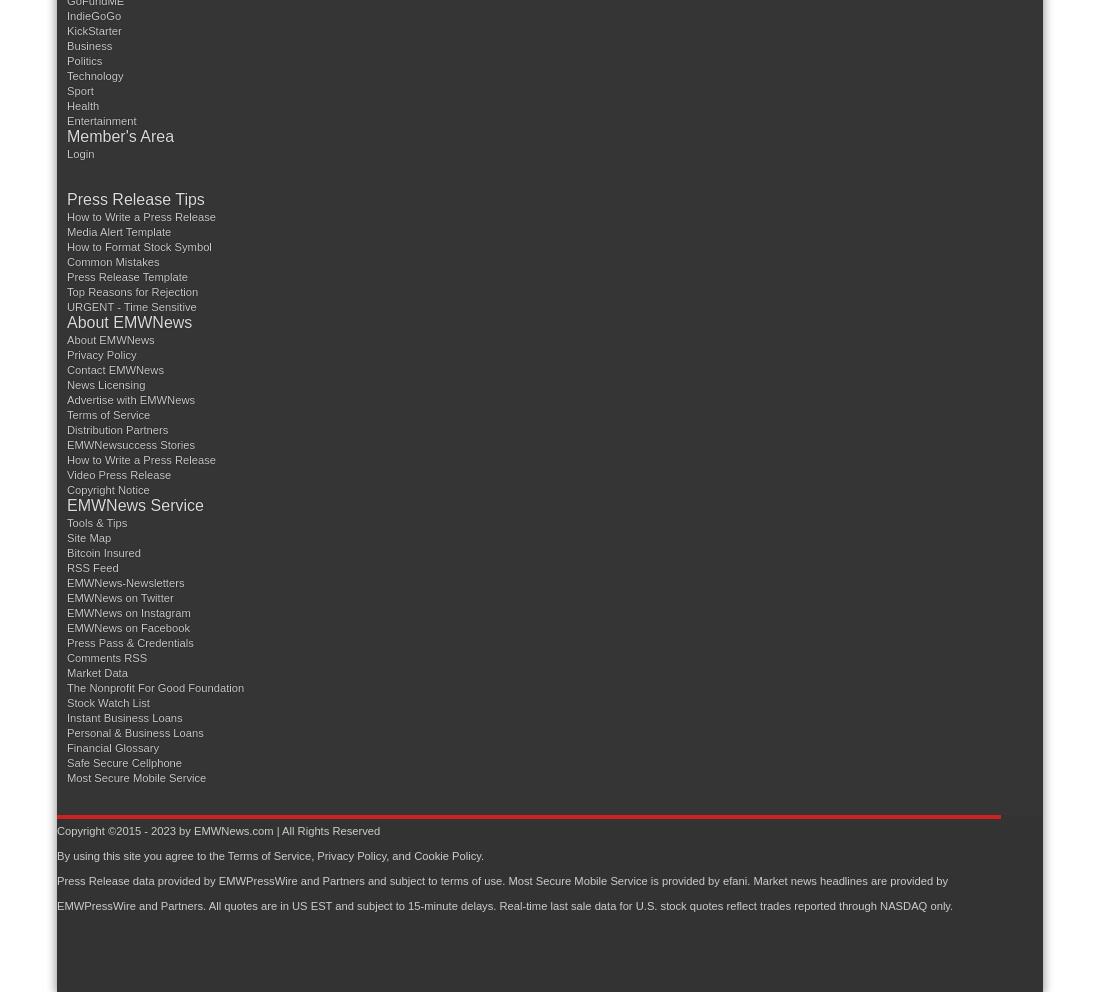  What do you see at coordinates (281, 880) in the screenshot?
I see `'Press Release data provided by EMWPressWire and Partners and subject to terms of use.'` at bounding box center [281, 880].